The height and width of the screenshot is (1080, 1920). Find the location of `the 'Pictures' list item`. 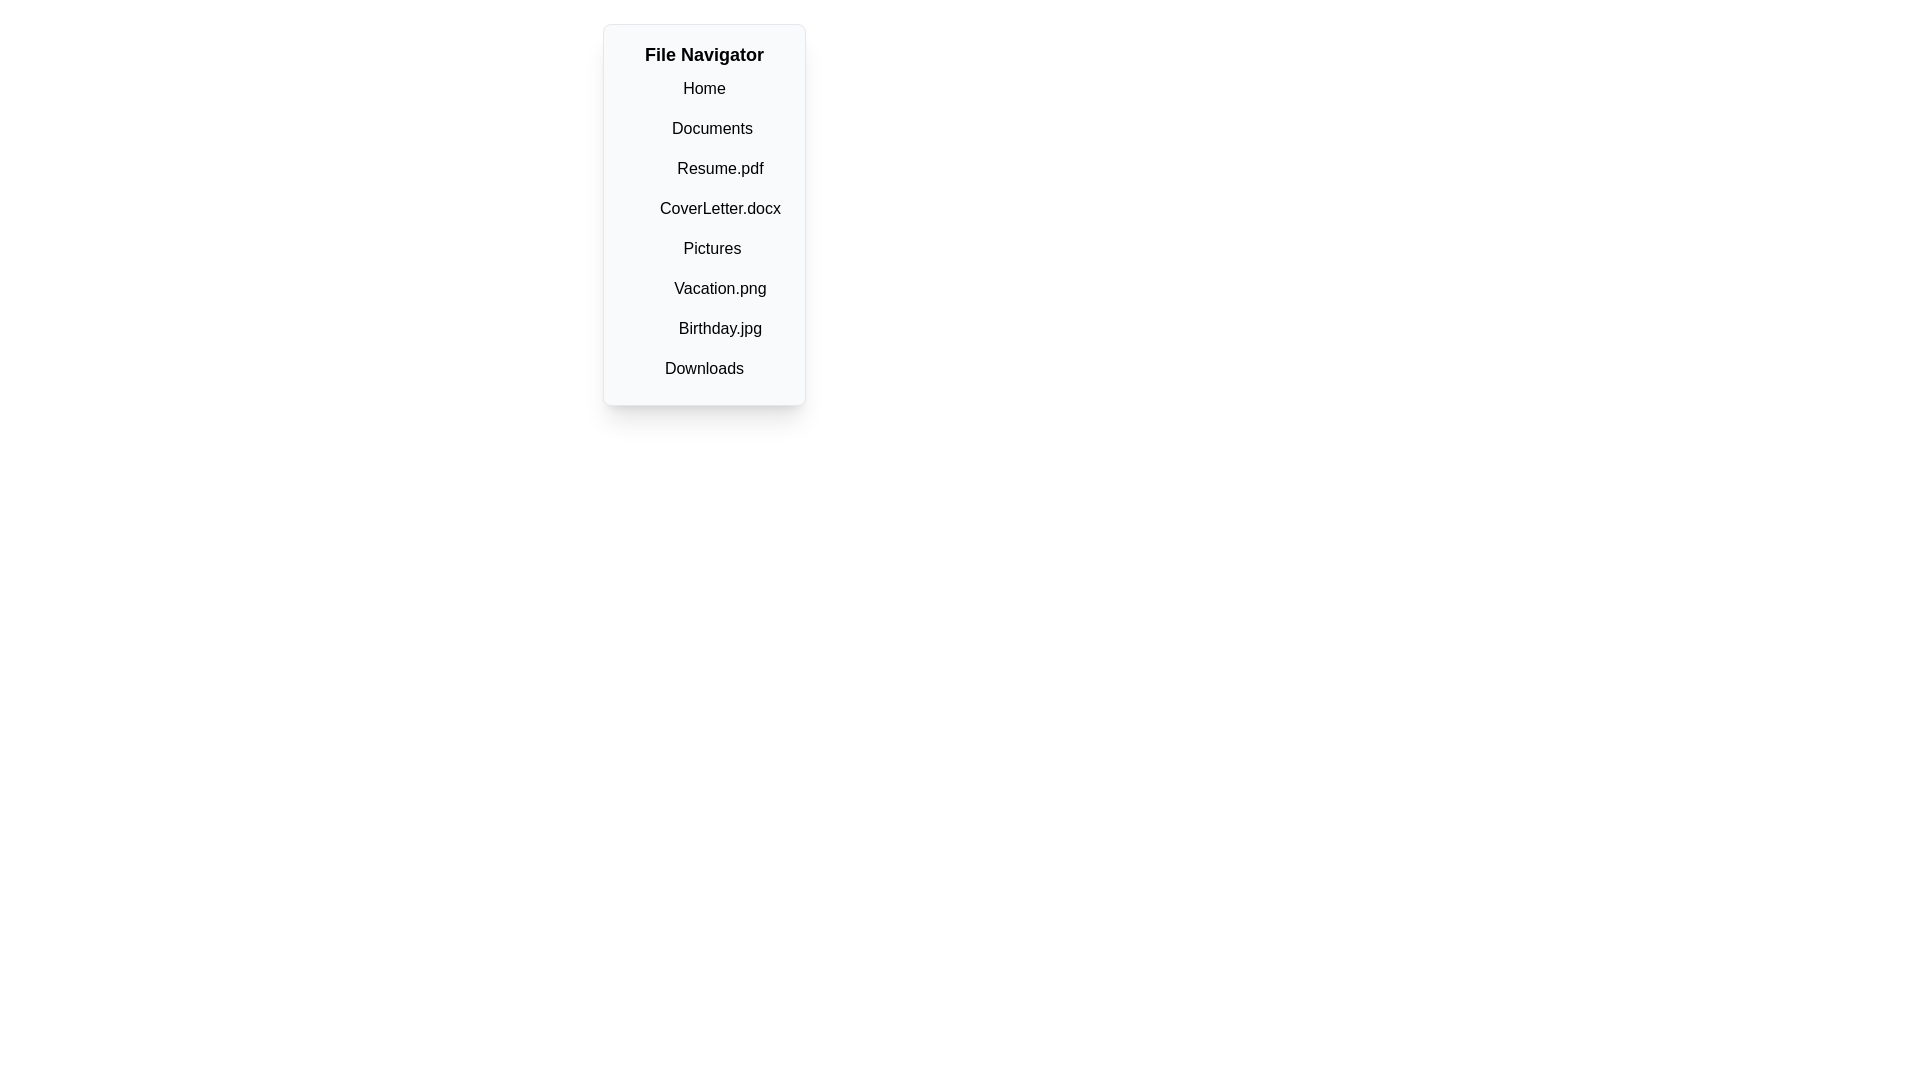

the 'Pictures' list item is located at coordinates (712, 247).